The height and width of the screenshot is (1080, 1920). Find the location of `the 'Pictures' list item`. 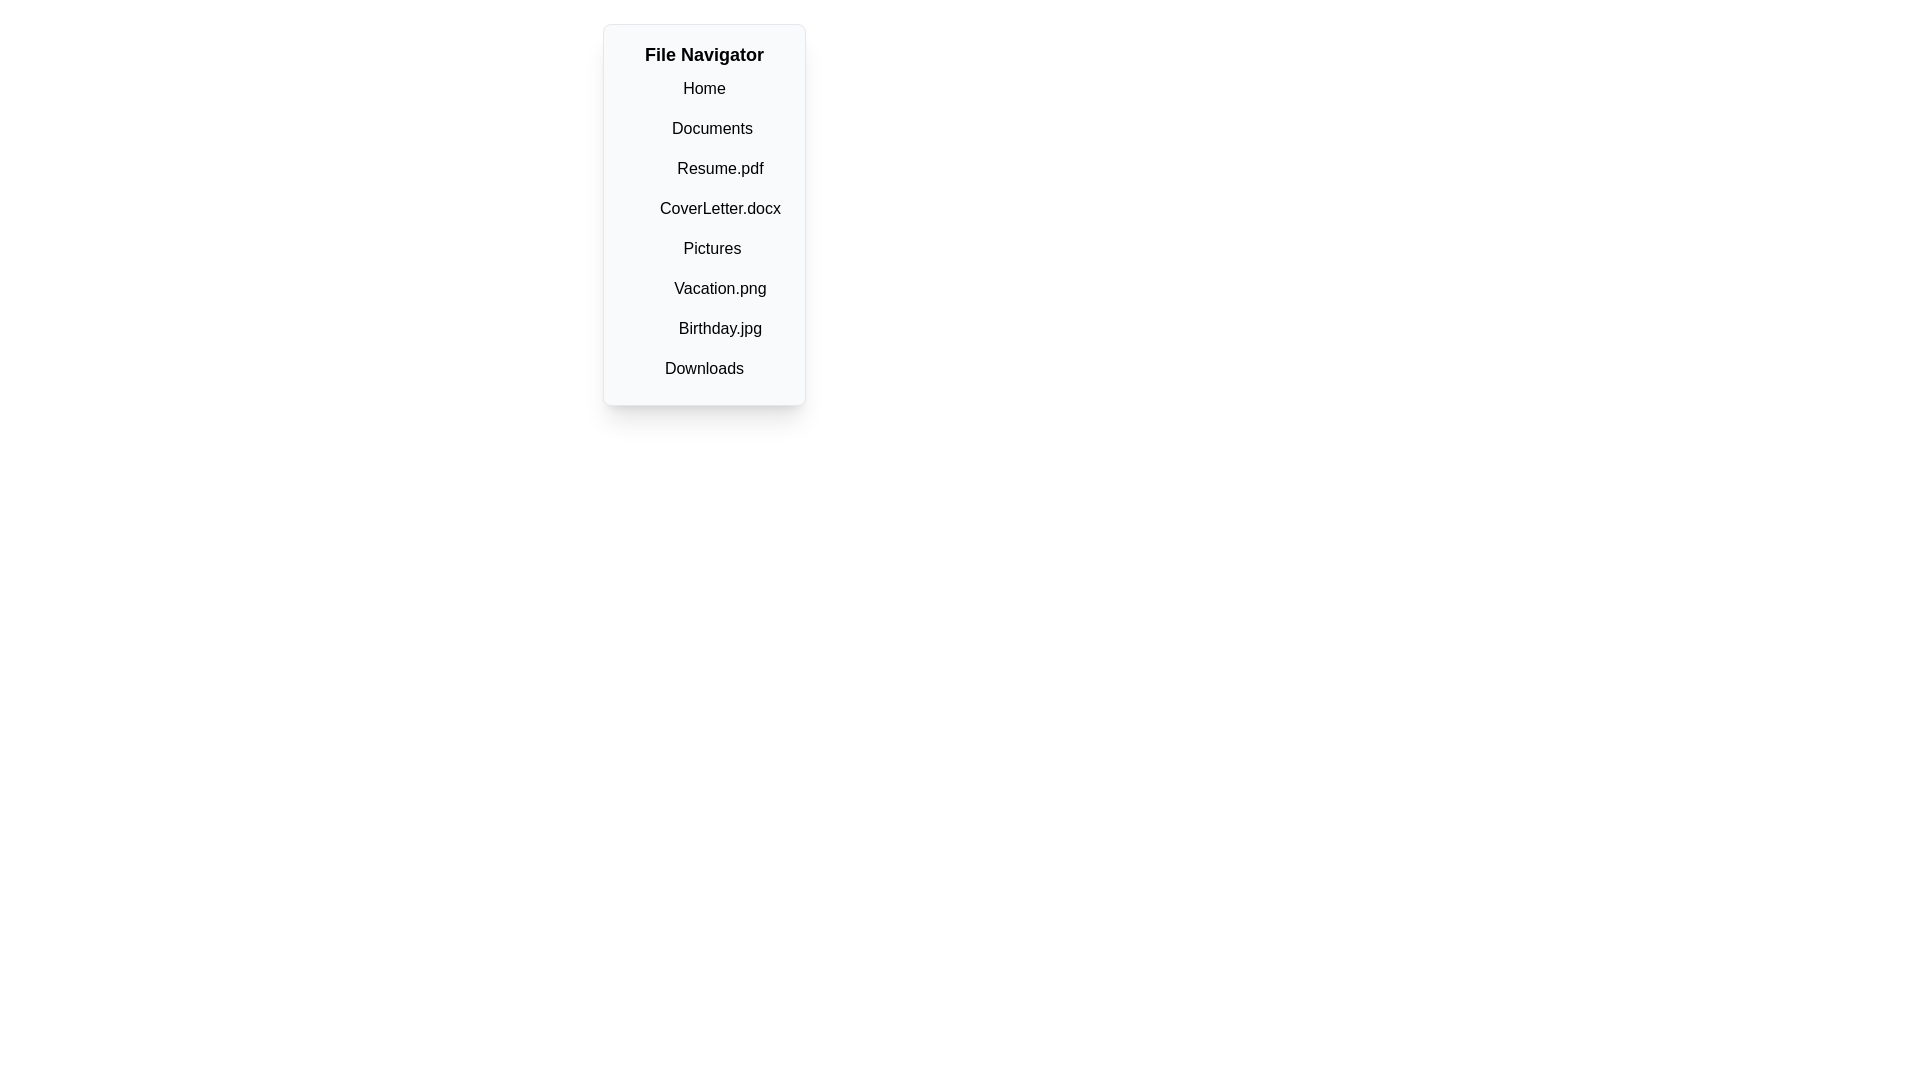

the 'Pictures' list item is located at coordinates (712, 247).